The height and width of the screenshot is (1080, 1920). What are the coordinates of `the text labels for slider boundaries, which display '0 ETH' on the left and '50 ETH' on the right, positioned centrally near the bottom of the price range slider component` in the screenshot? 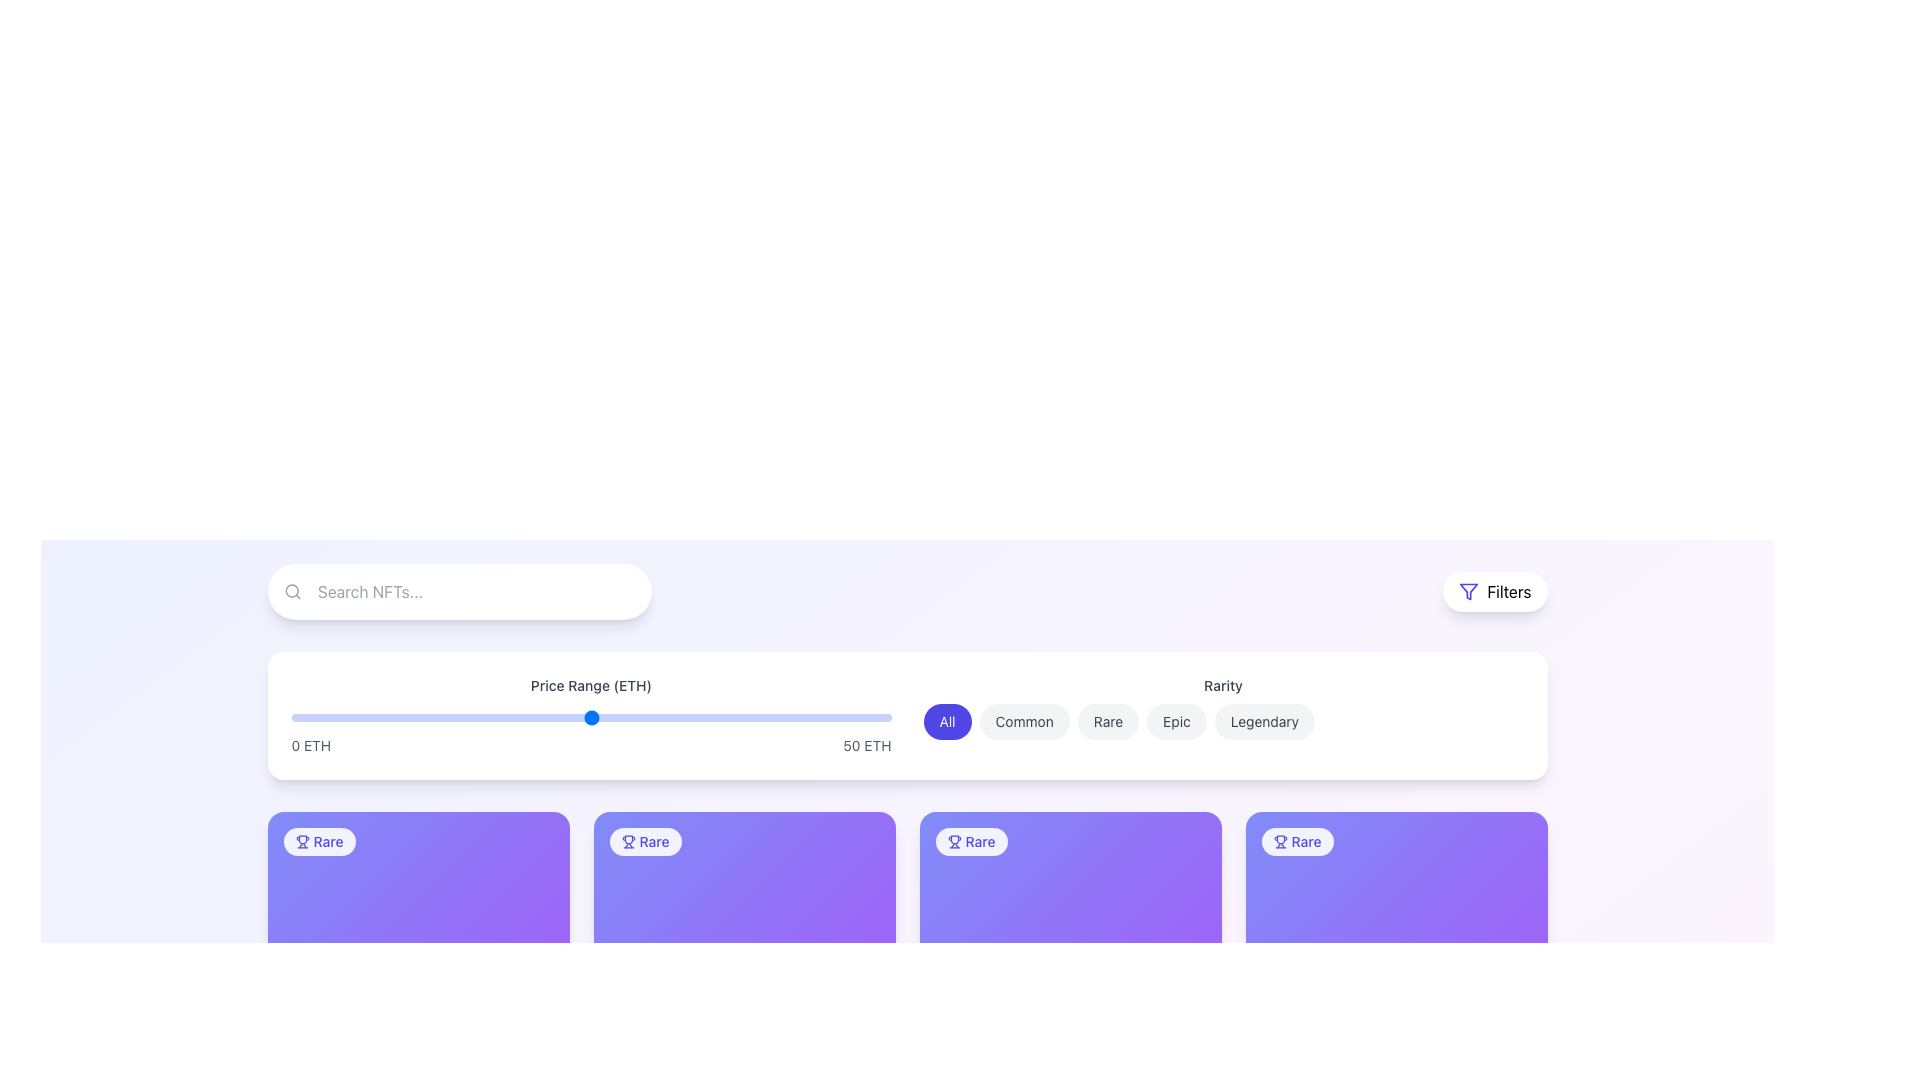 It's located at (590, 745).